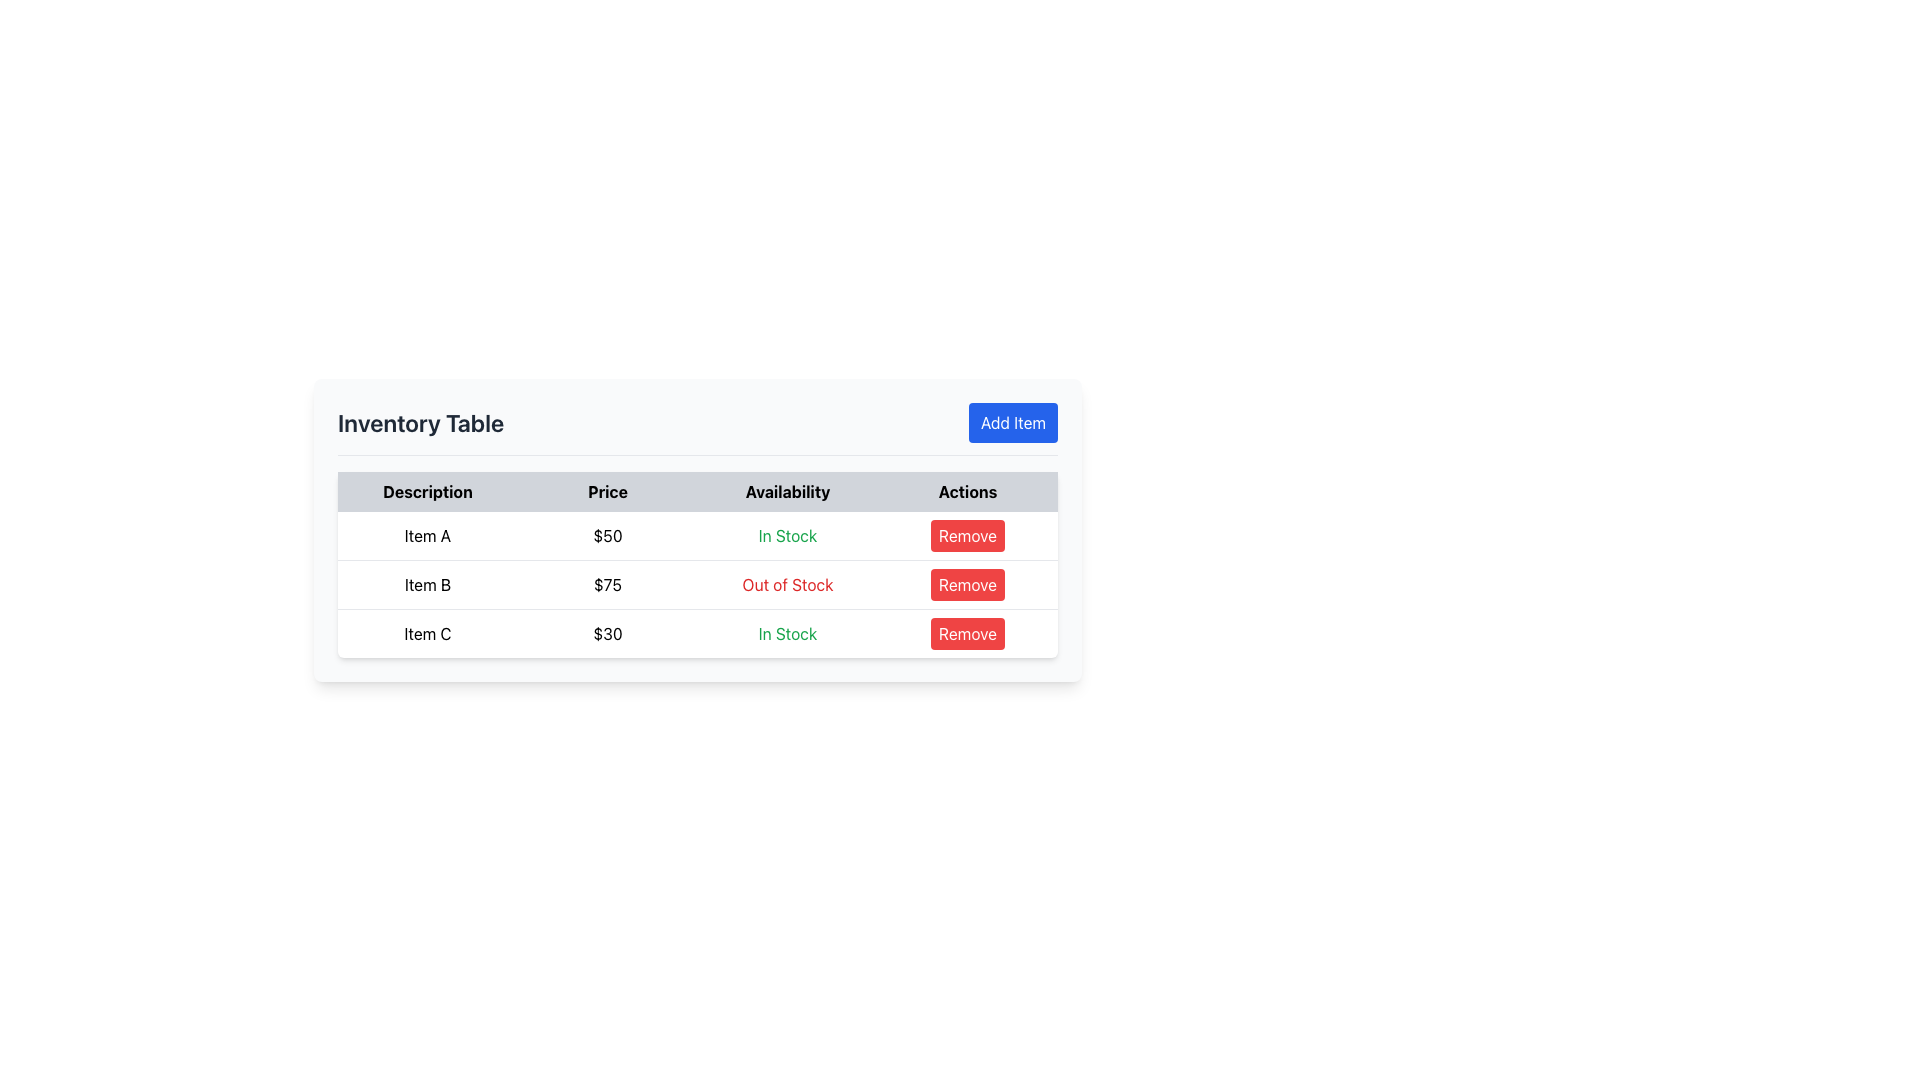 This screenshot has width=1920, height=1080. Describe the element at coordinates (786, 585) in the screenshot. I see `the availability status text label indicating that 'Item B' is unavailable for purchase, located between the price '$75' and the 'Remove' button` at that location.